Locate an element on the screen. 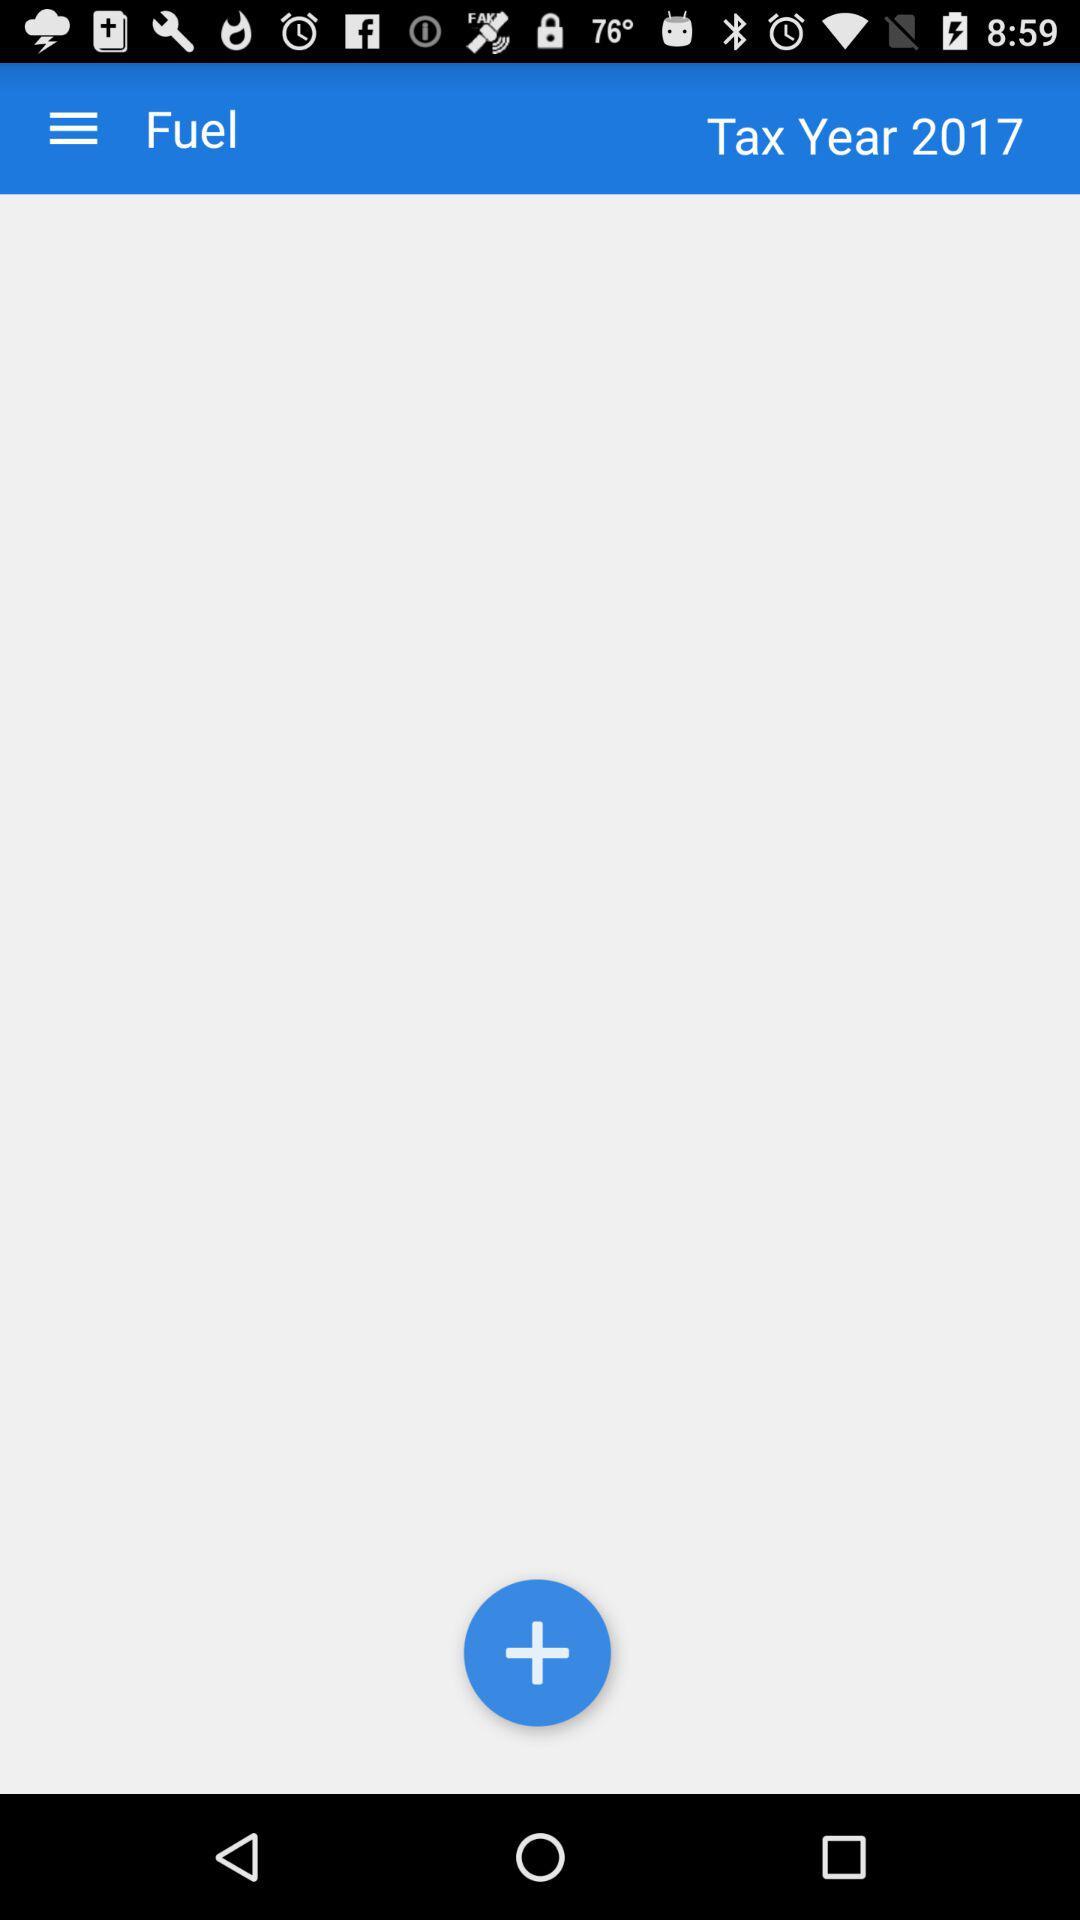  icon below the tax year 2017 is located at coordinates (540, 994).